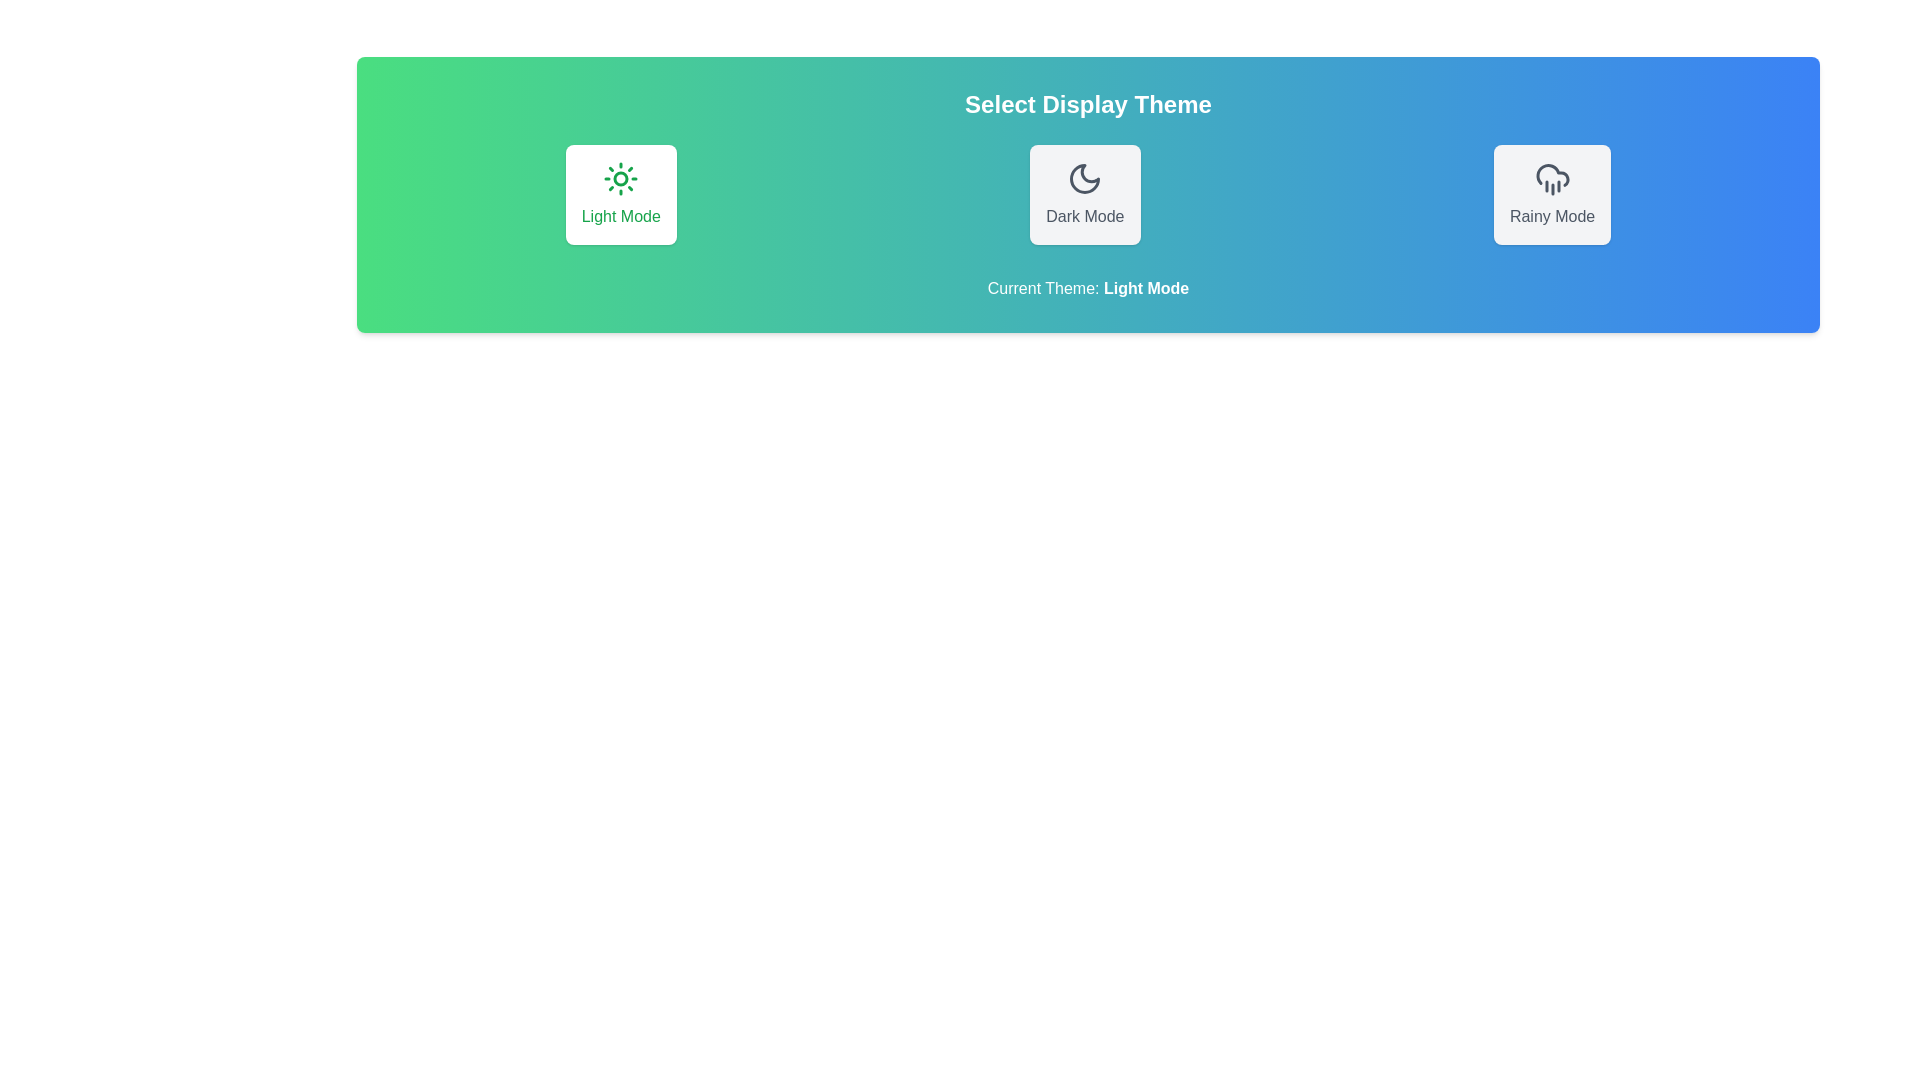 The width and height of the screenshot is (1920, 1080). Describe the element at coordinates (1083, 195) in the screenshot. I see `the button corresponding to Dark Mode to select the desired theme` at that location.